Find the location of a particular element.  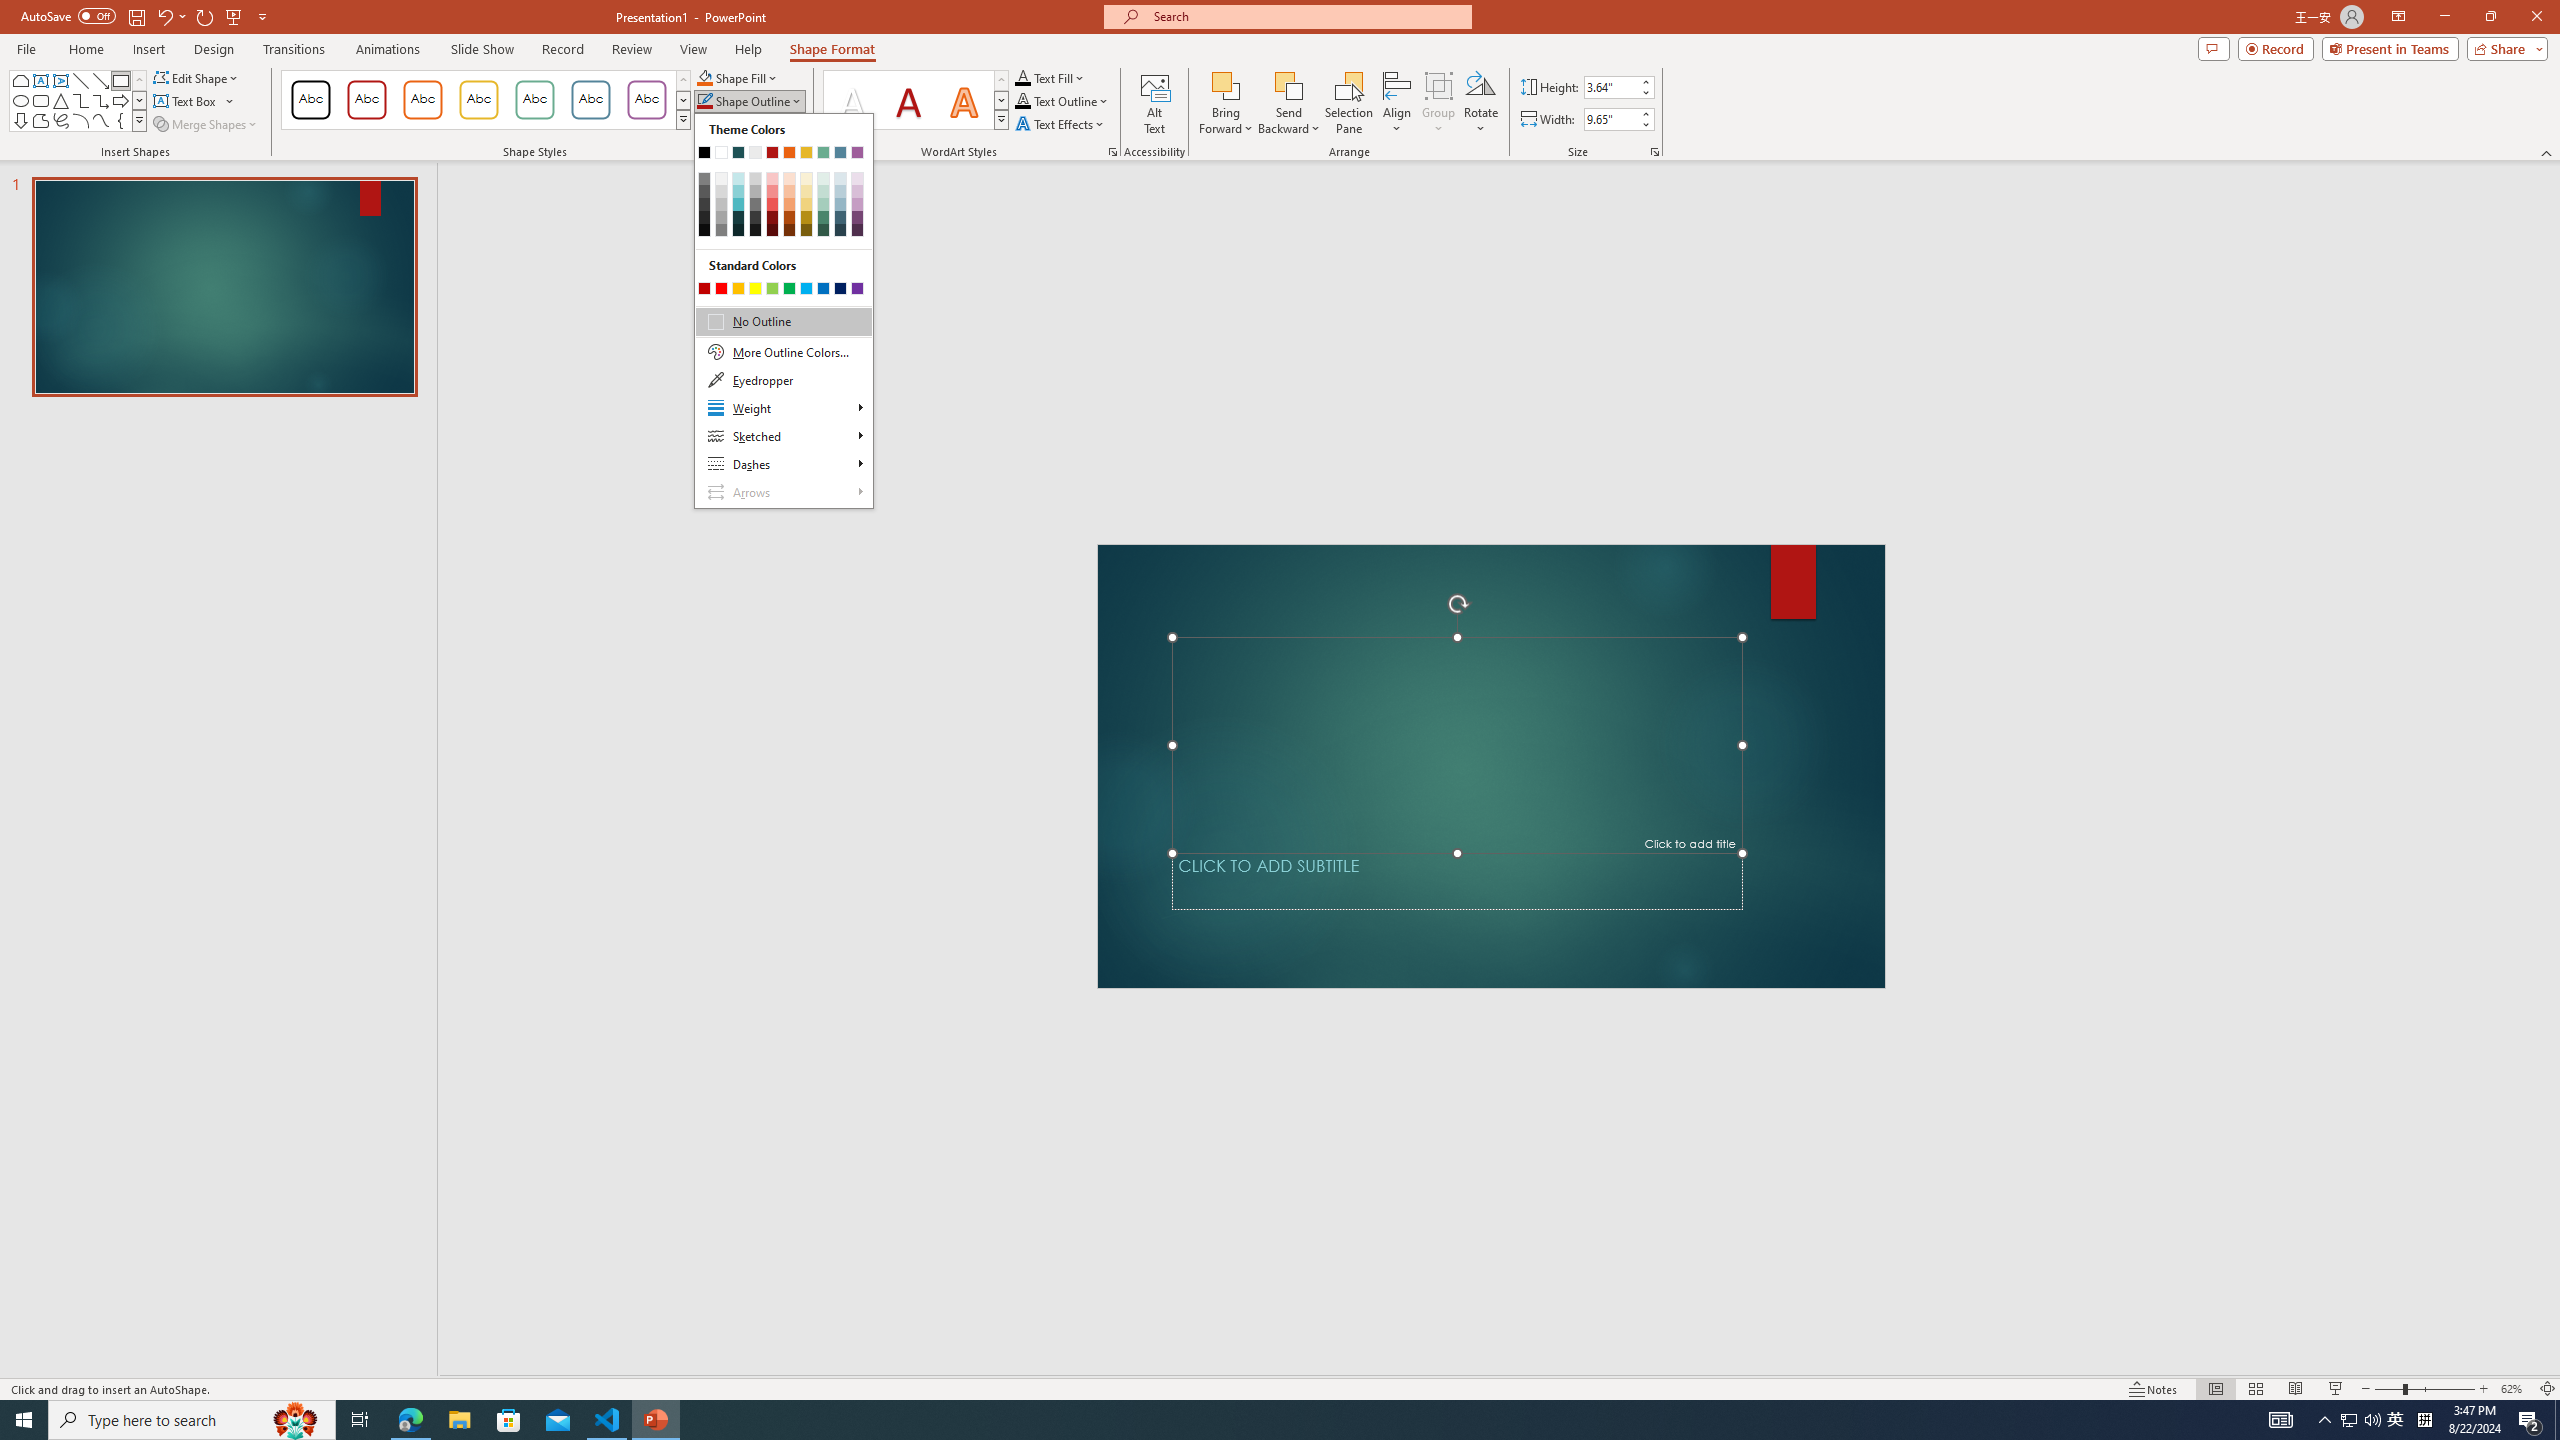

'Colored Outline - Purple, Accent 6' is located at coordinates (647, 99).